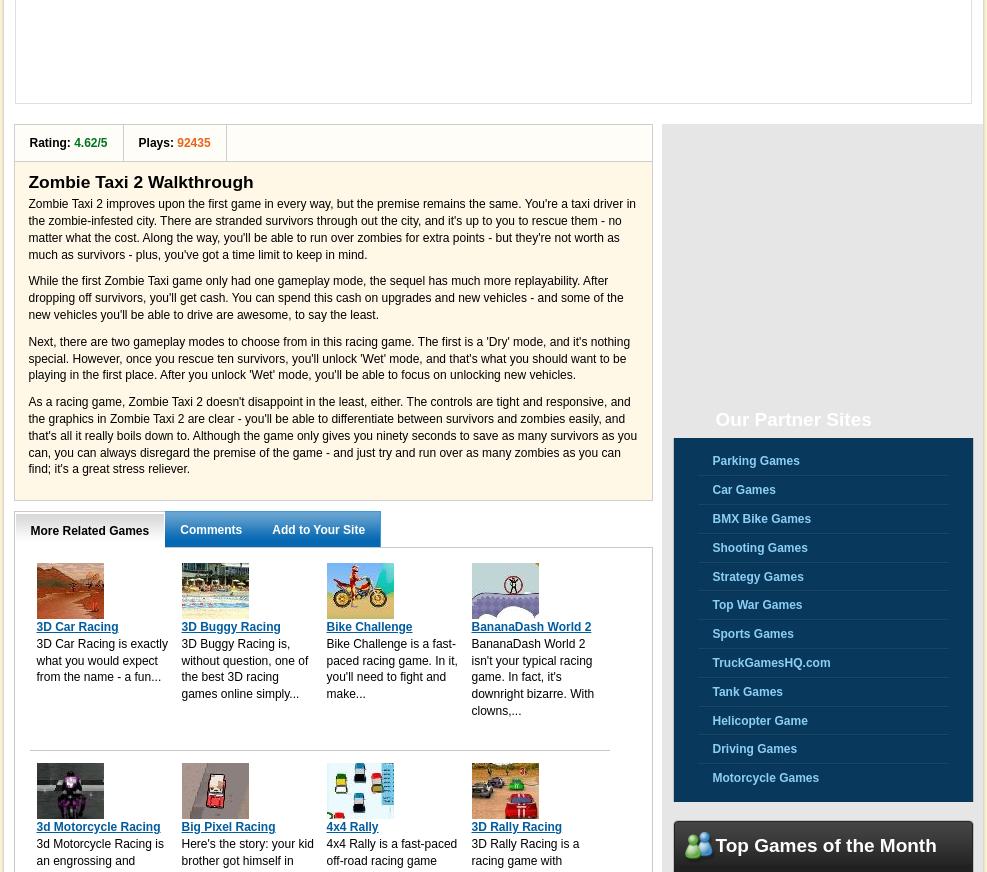  I want to click on 'Sports Games', so click(751, 634).